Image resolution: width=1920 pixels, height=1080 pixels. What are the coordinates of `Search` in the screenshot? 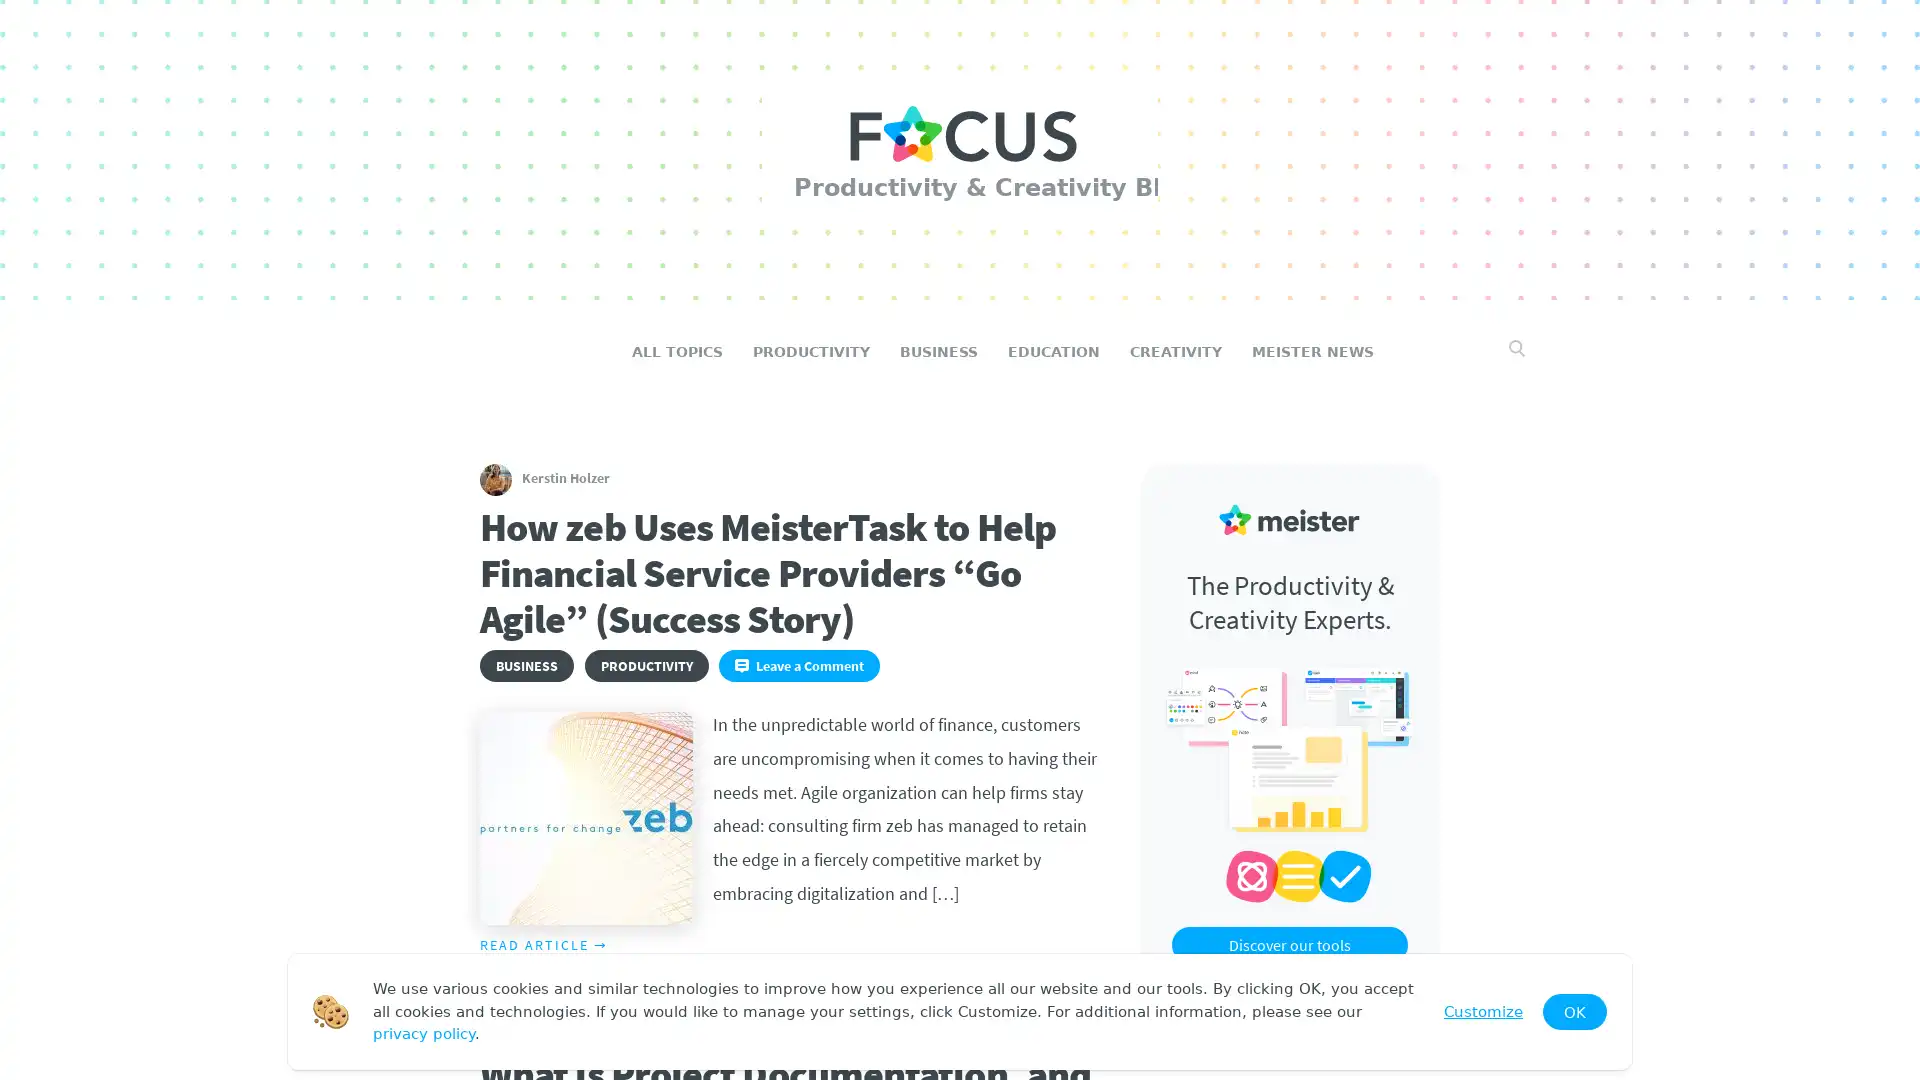 It's located at (1502, 350).